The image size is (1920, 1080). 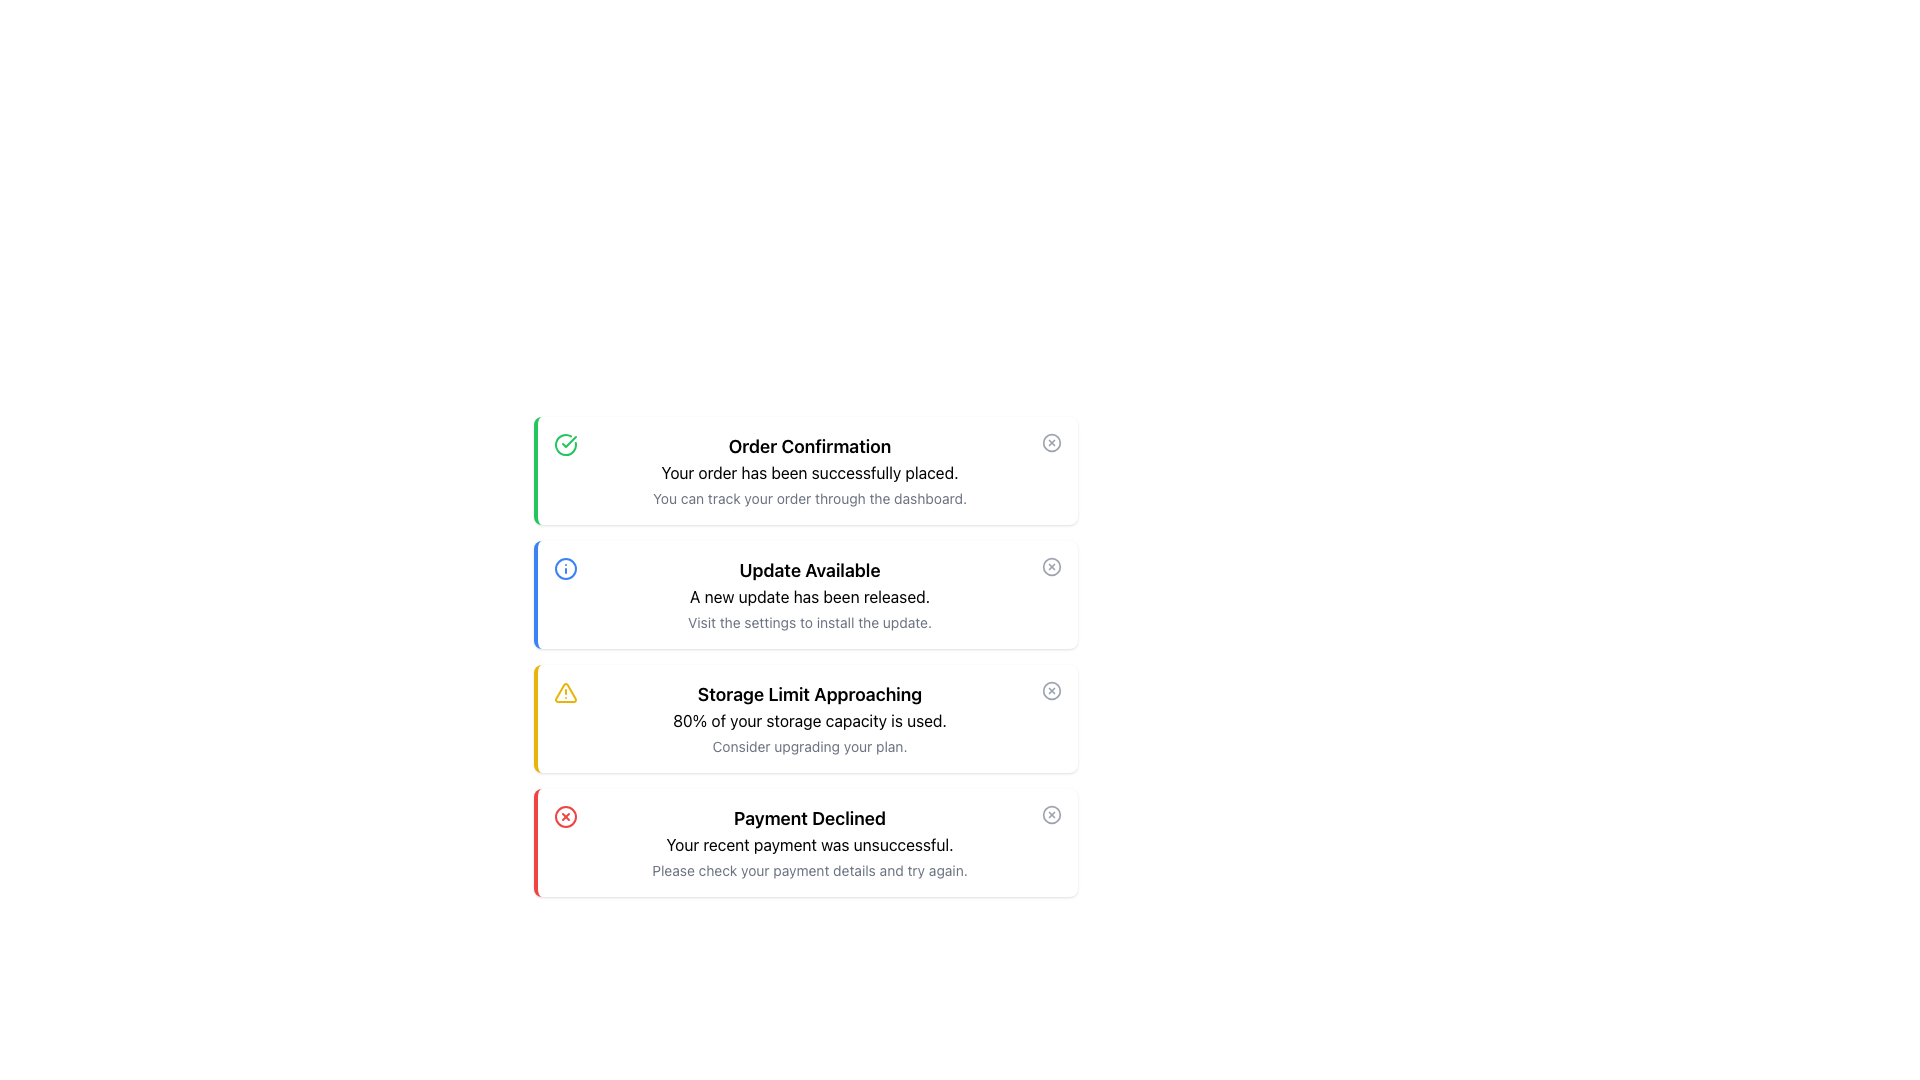 What do you see at coordinates (1050, 689) in the screenshot?
I see `the circular graphical icon with a diagonal line inside, located within the notification card indicating 'Storage Limit Approaching'` at bounding box center [1050, 689].